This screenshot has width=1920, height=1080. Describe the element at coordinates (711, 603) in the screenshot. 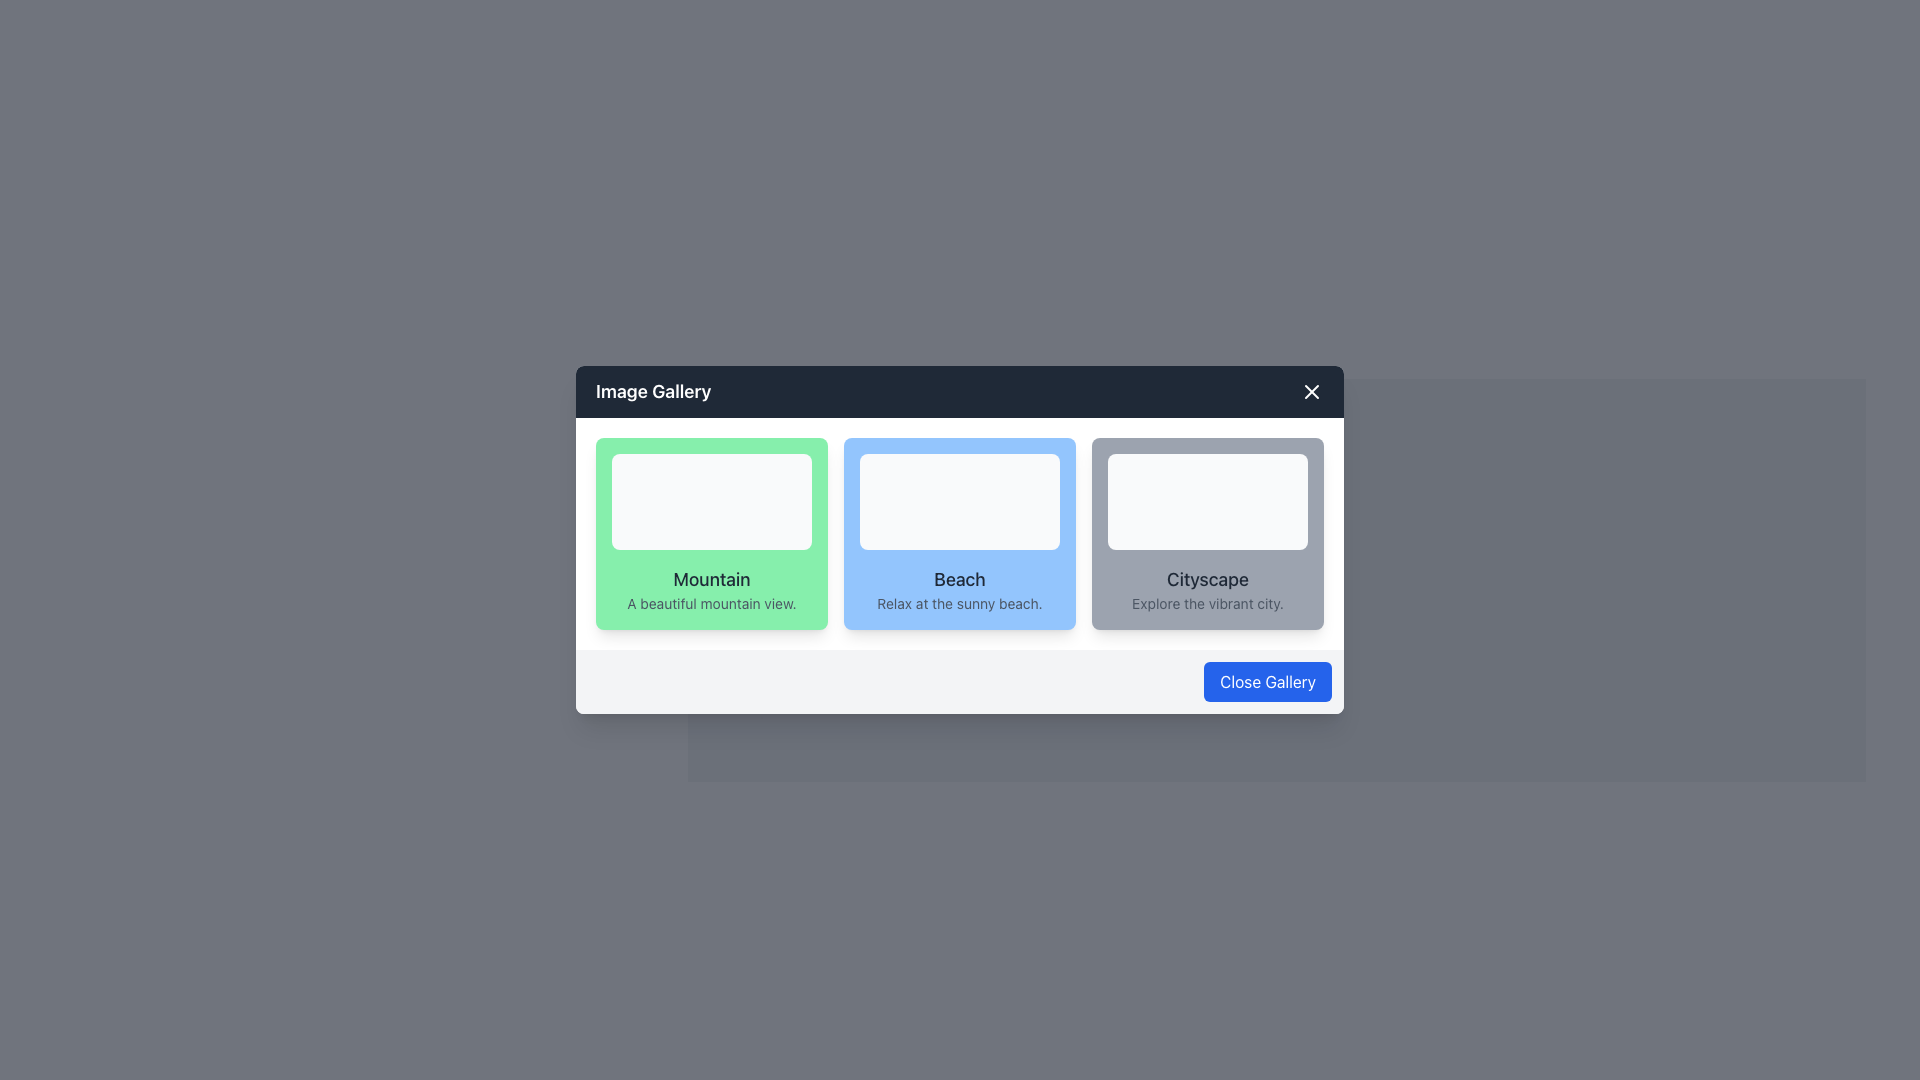

I see `the small textual label displaying 'A beautiful mountain view.' which is positioned below the 'Mountain' label within a card component in a vertically stacked layout` at that location.